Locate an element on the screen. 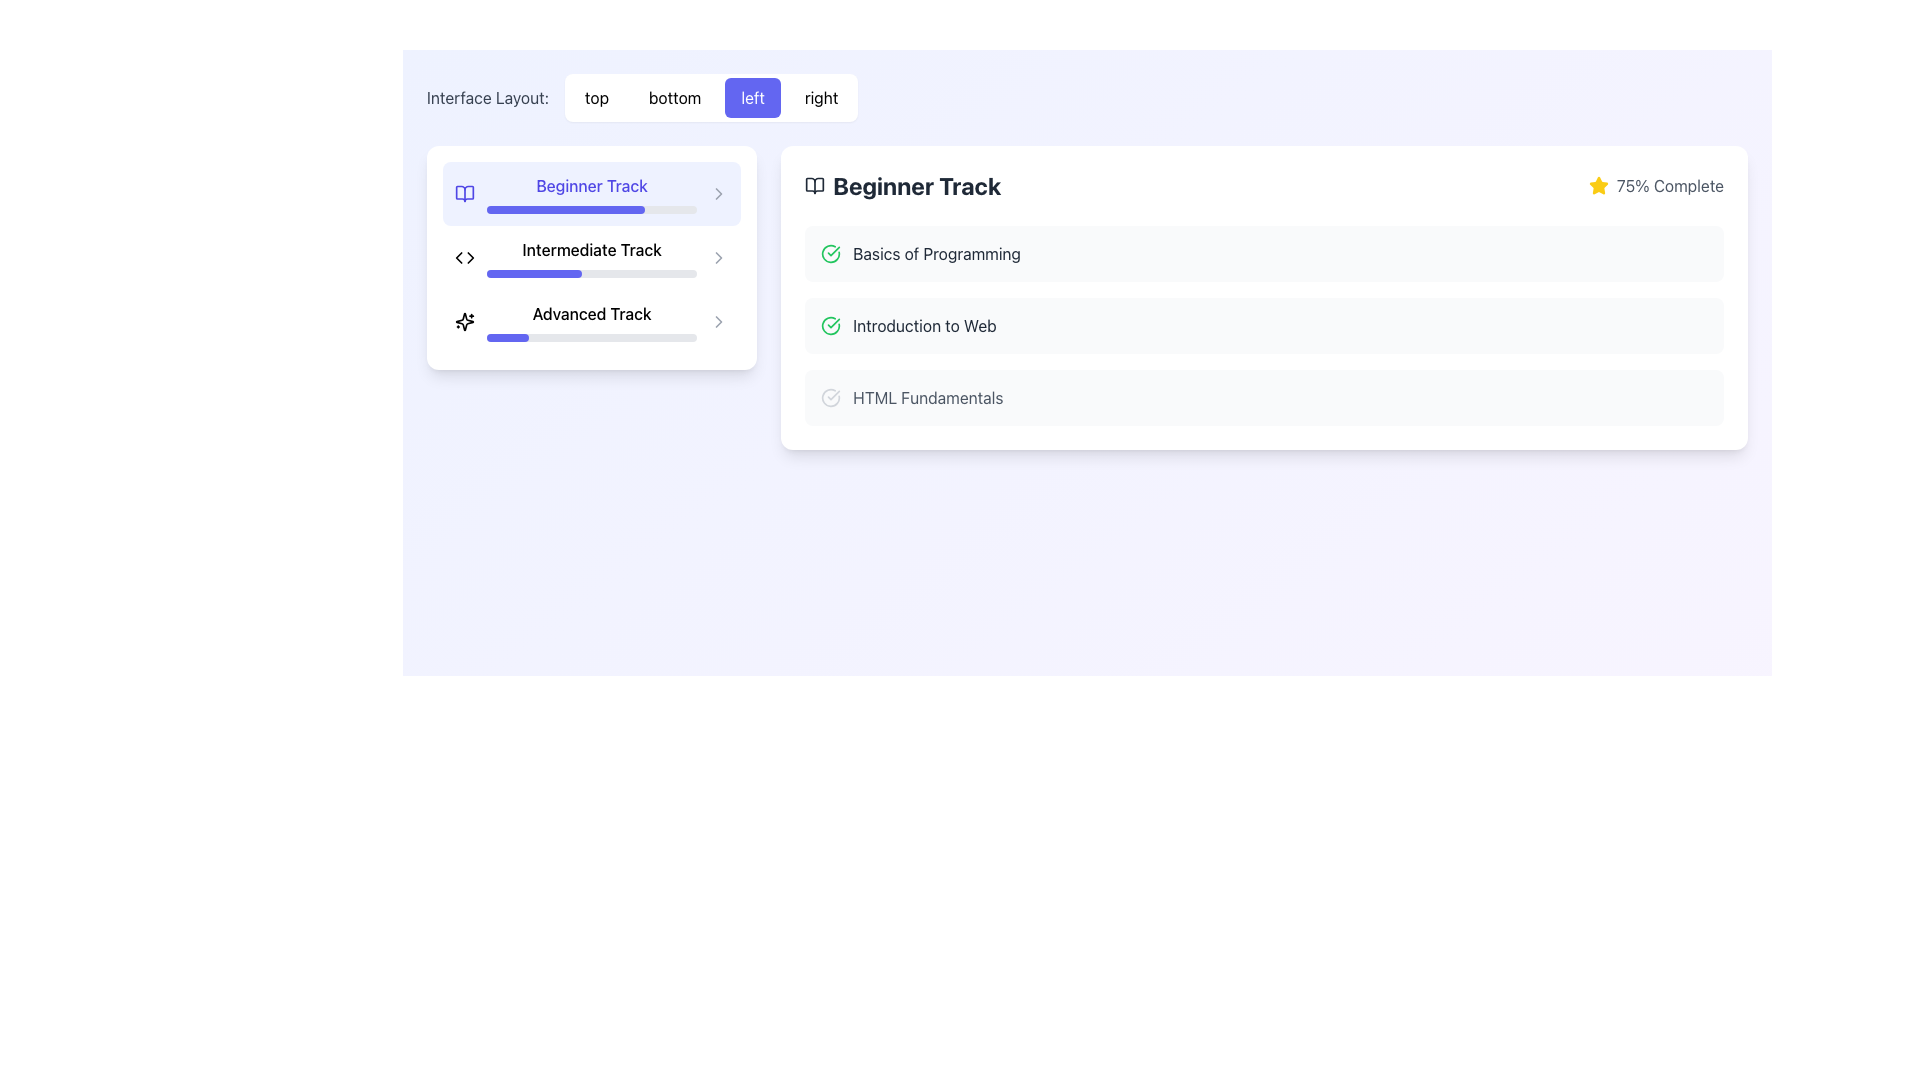  the text label displaying 'Basics of Programming' is located at coordinates (935, 253).